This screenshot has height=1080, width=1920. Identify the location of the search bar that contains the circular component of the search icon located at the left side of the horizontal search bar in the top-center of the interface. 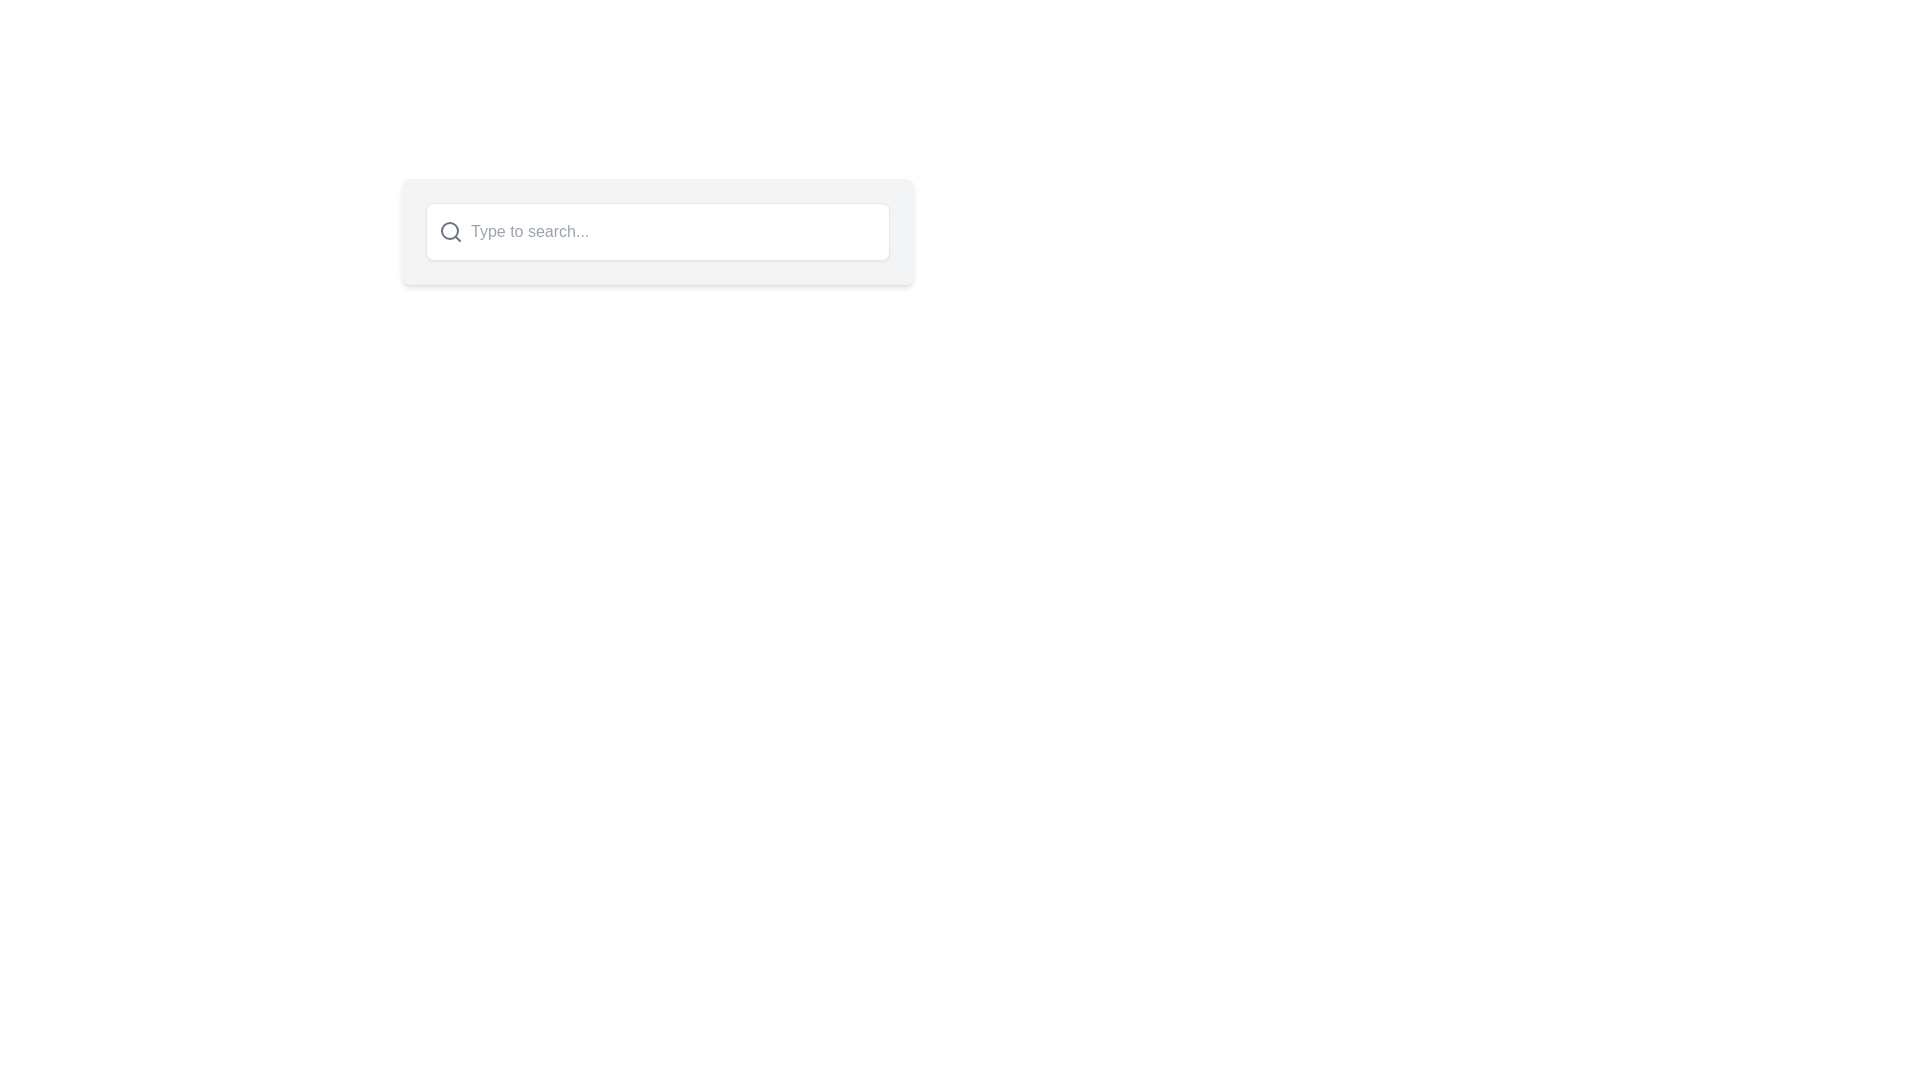
(449, 230).